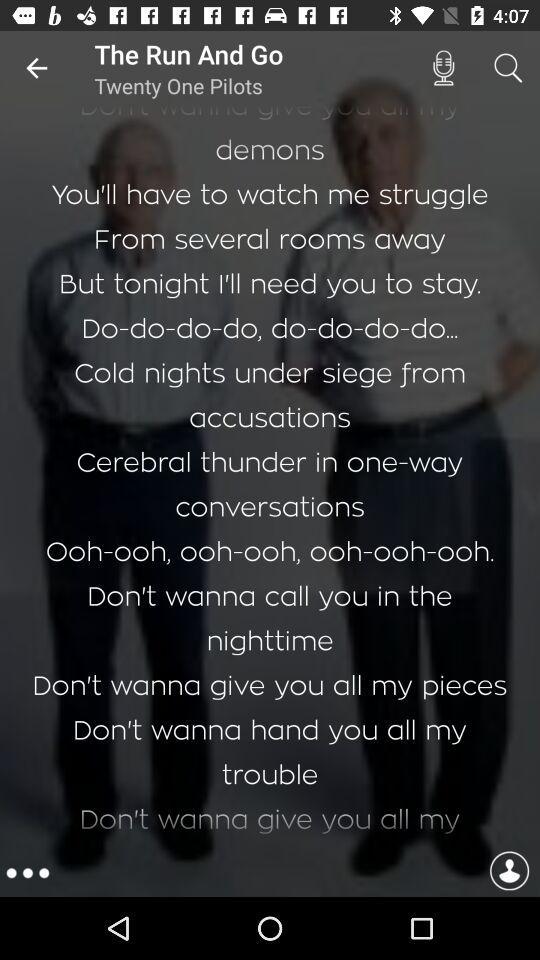 The width and height of the screenshot is (540, 960). I want to click on the item below the i can t item, so click(26, 872).